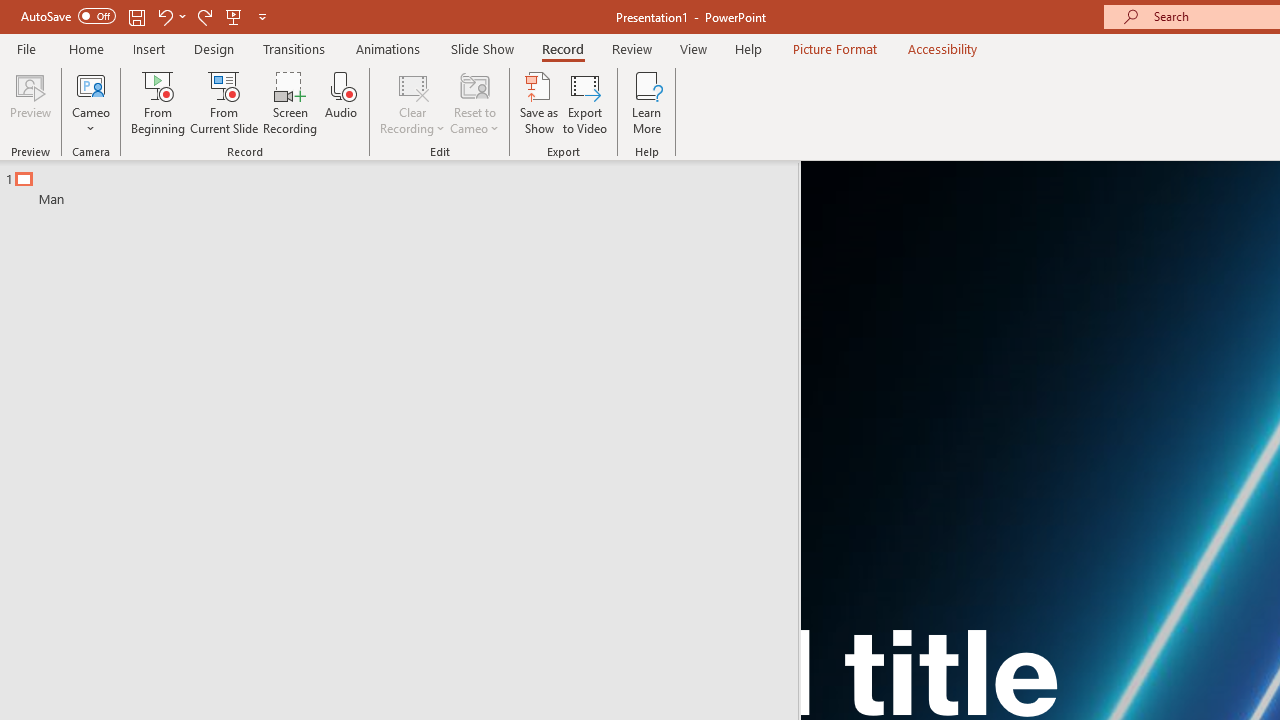 This screenshot has width=1280, height=720. Describe the element at coordinates (90, 103) in the screenshot. I see `'Cameo'` at that location.